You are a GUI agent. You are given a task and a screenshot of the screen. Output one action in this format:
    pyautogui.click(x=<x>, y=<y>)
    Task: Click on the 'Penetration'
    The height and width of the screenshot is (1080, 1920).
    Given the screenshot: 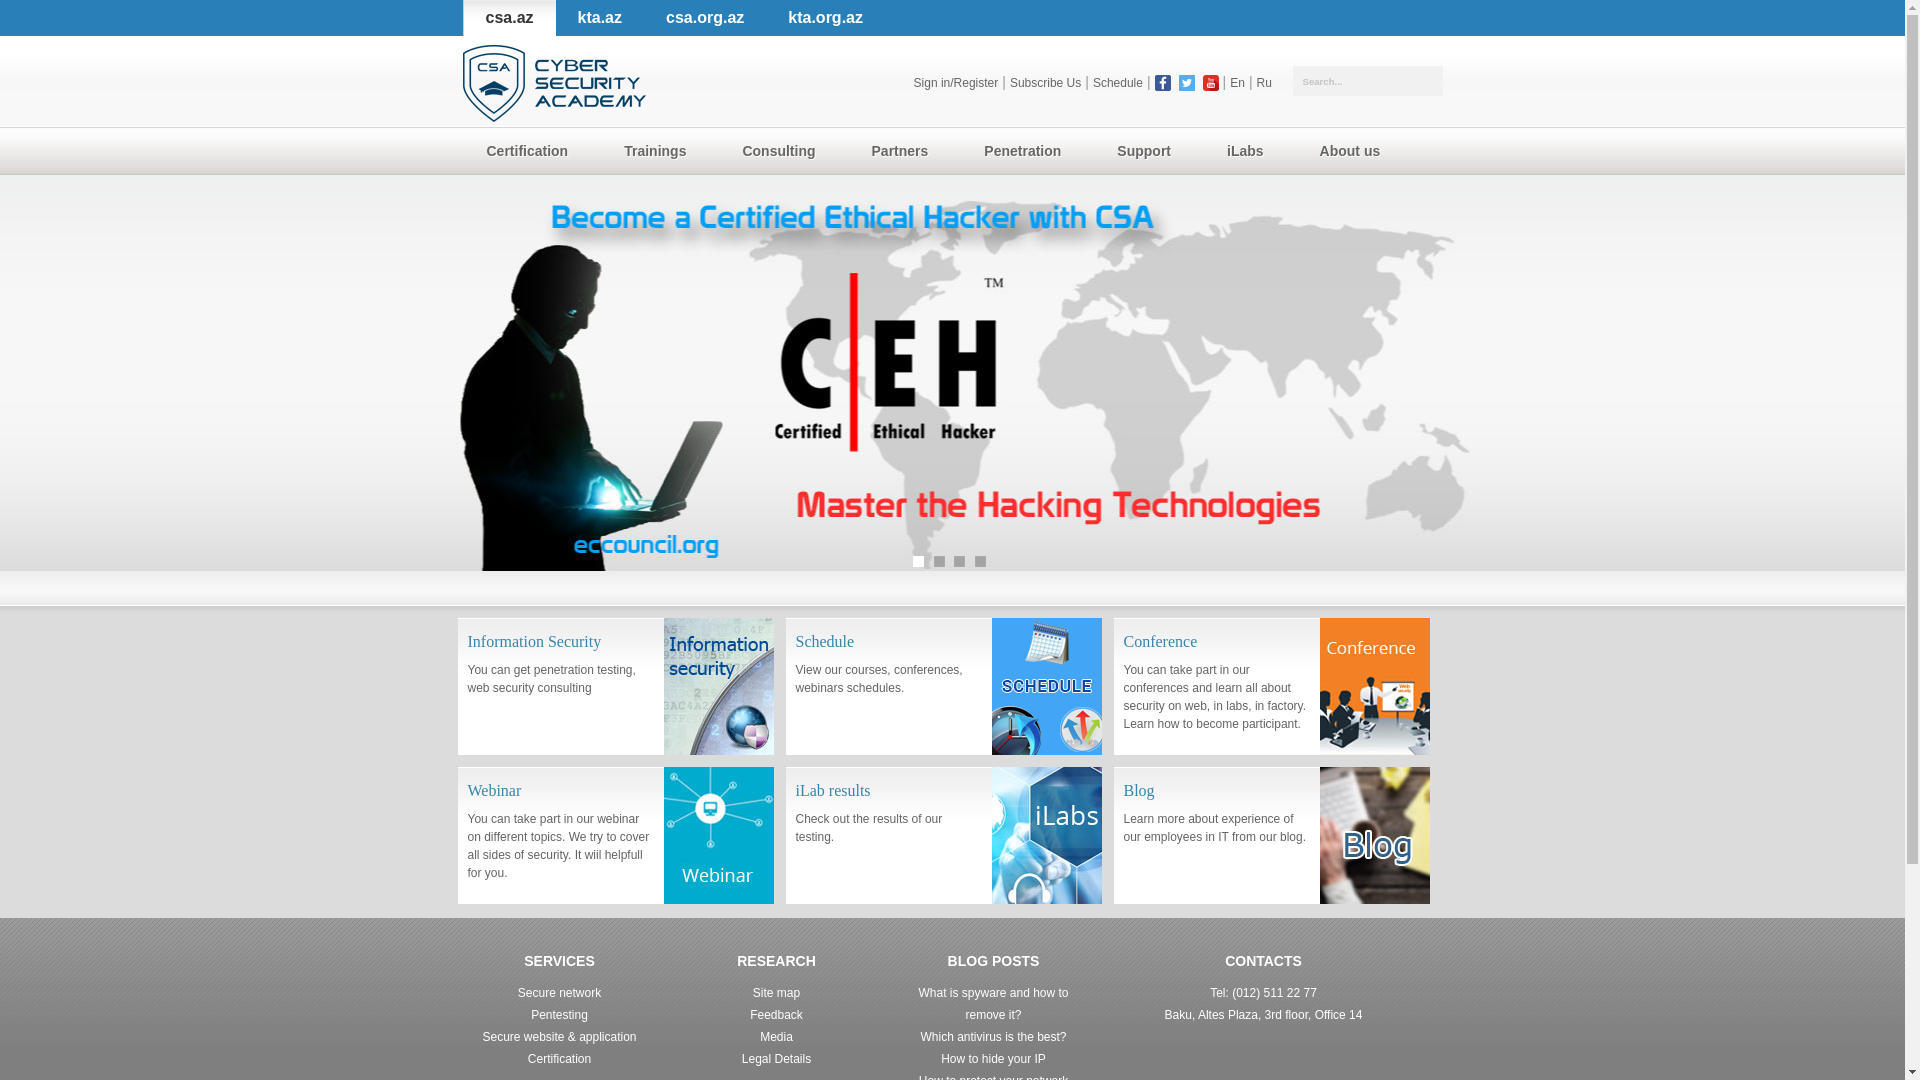 What is the action you would take?
    pyautogui.click(x=1026, y=150)
    